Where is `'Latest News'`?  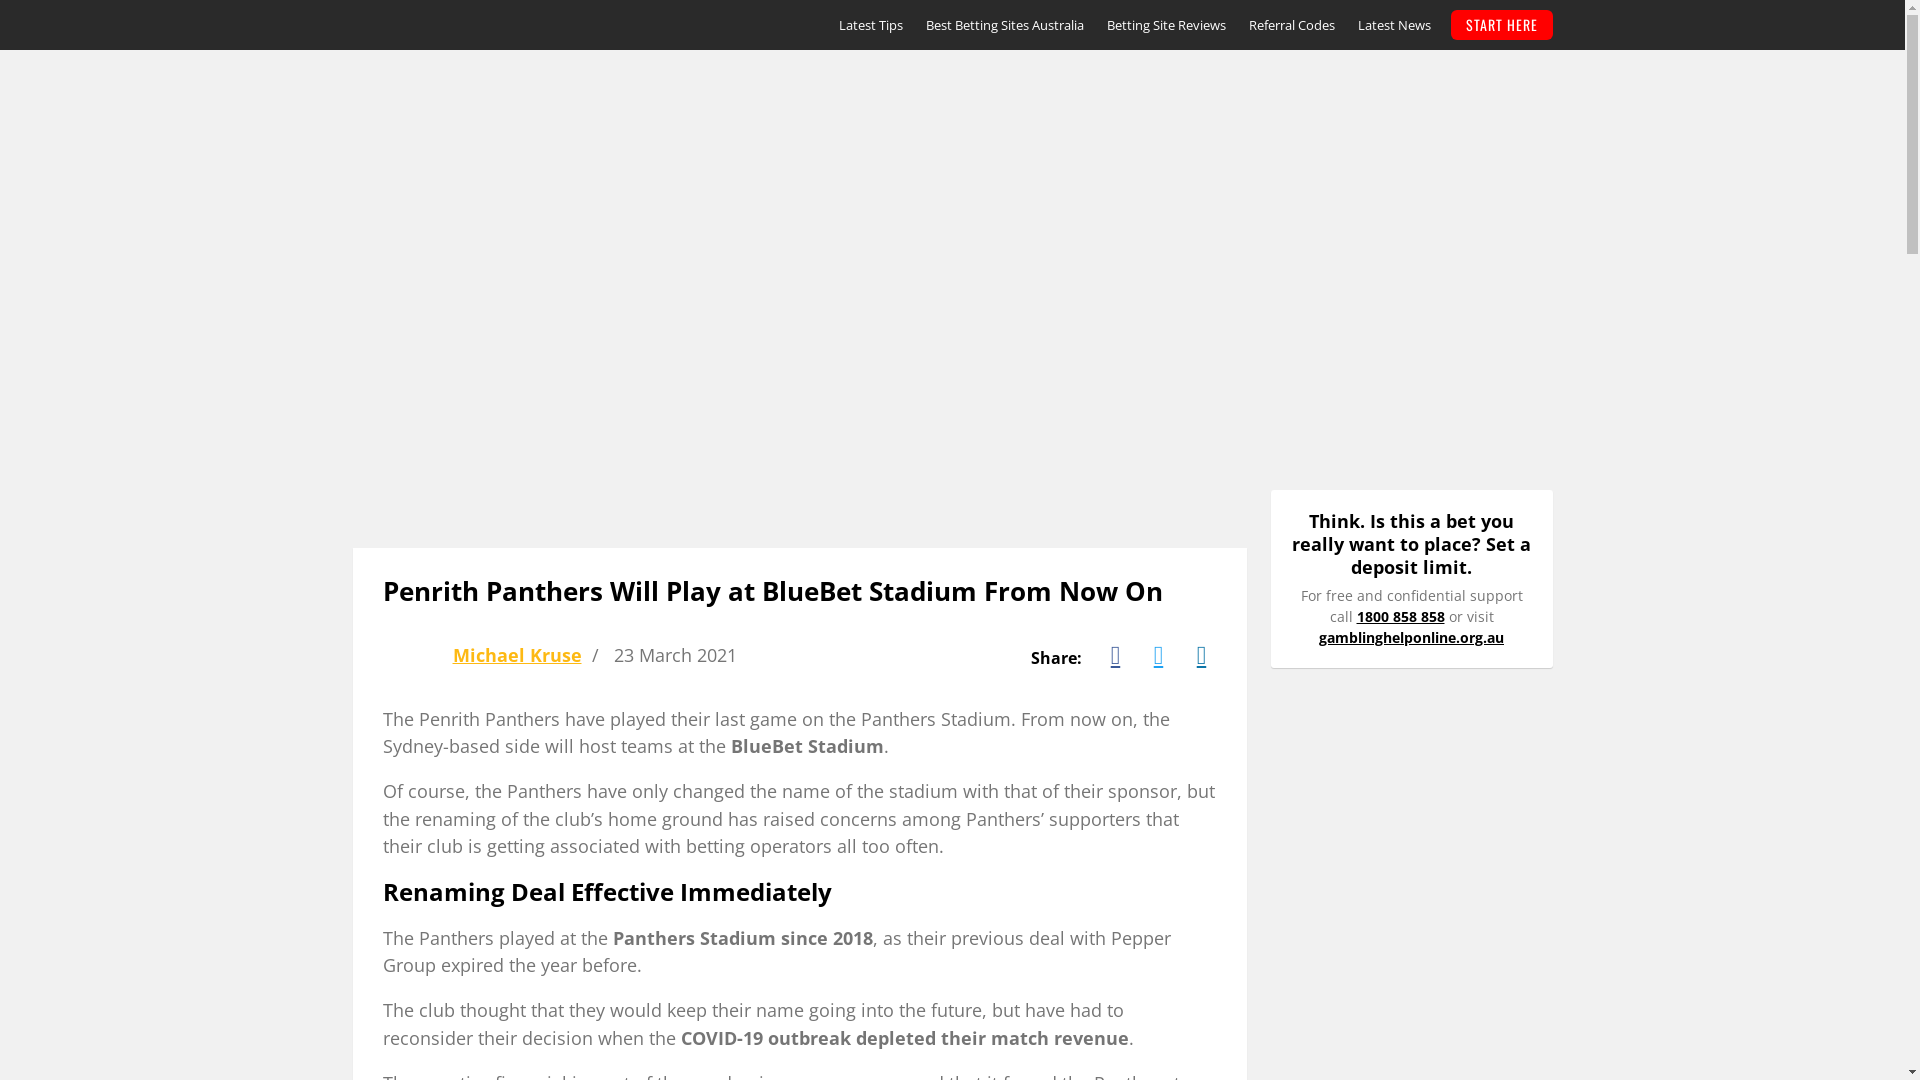
'Latest News' is located at coordinates (1393, 24).